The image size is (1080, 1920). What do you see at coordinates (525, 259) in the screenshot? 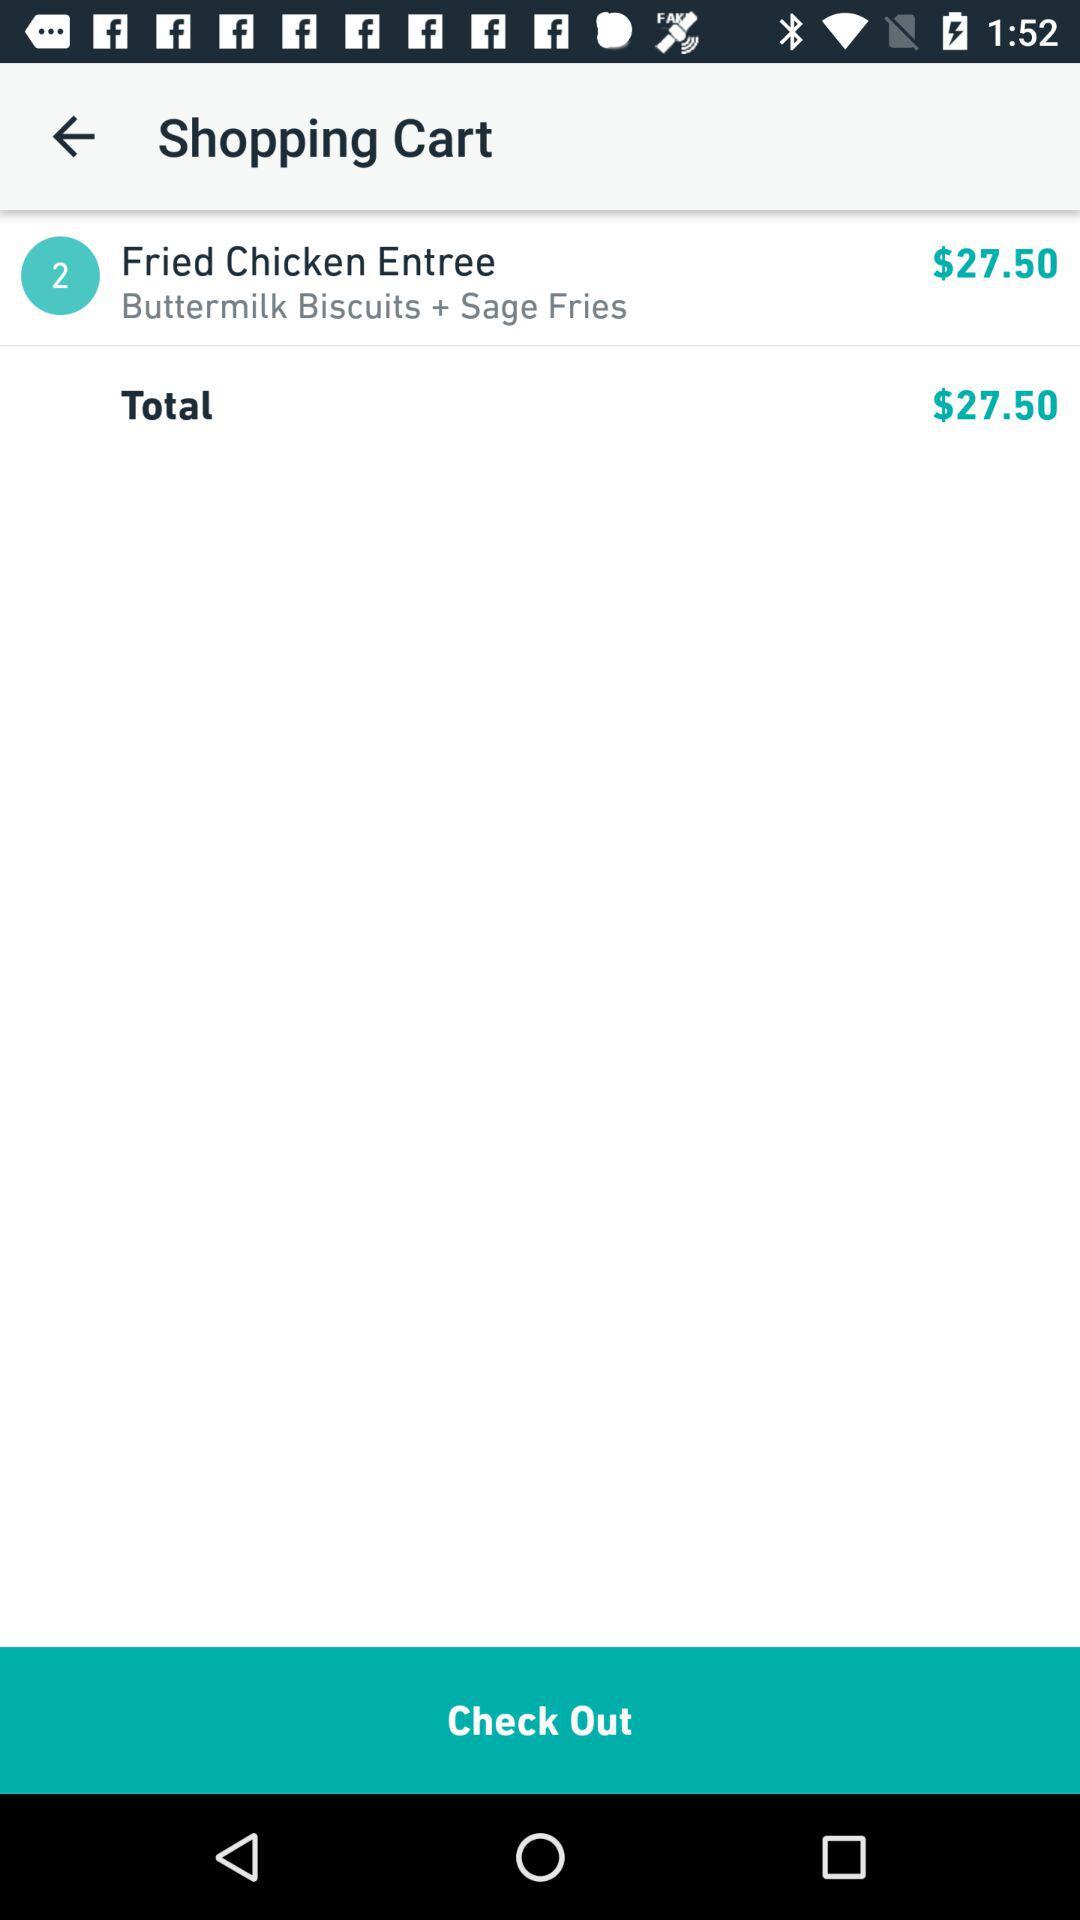
I see `icon to the left of the $27.50 item` at bounding box center [525, 259].